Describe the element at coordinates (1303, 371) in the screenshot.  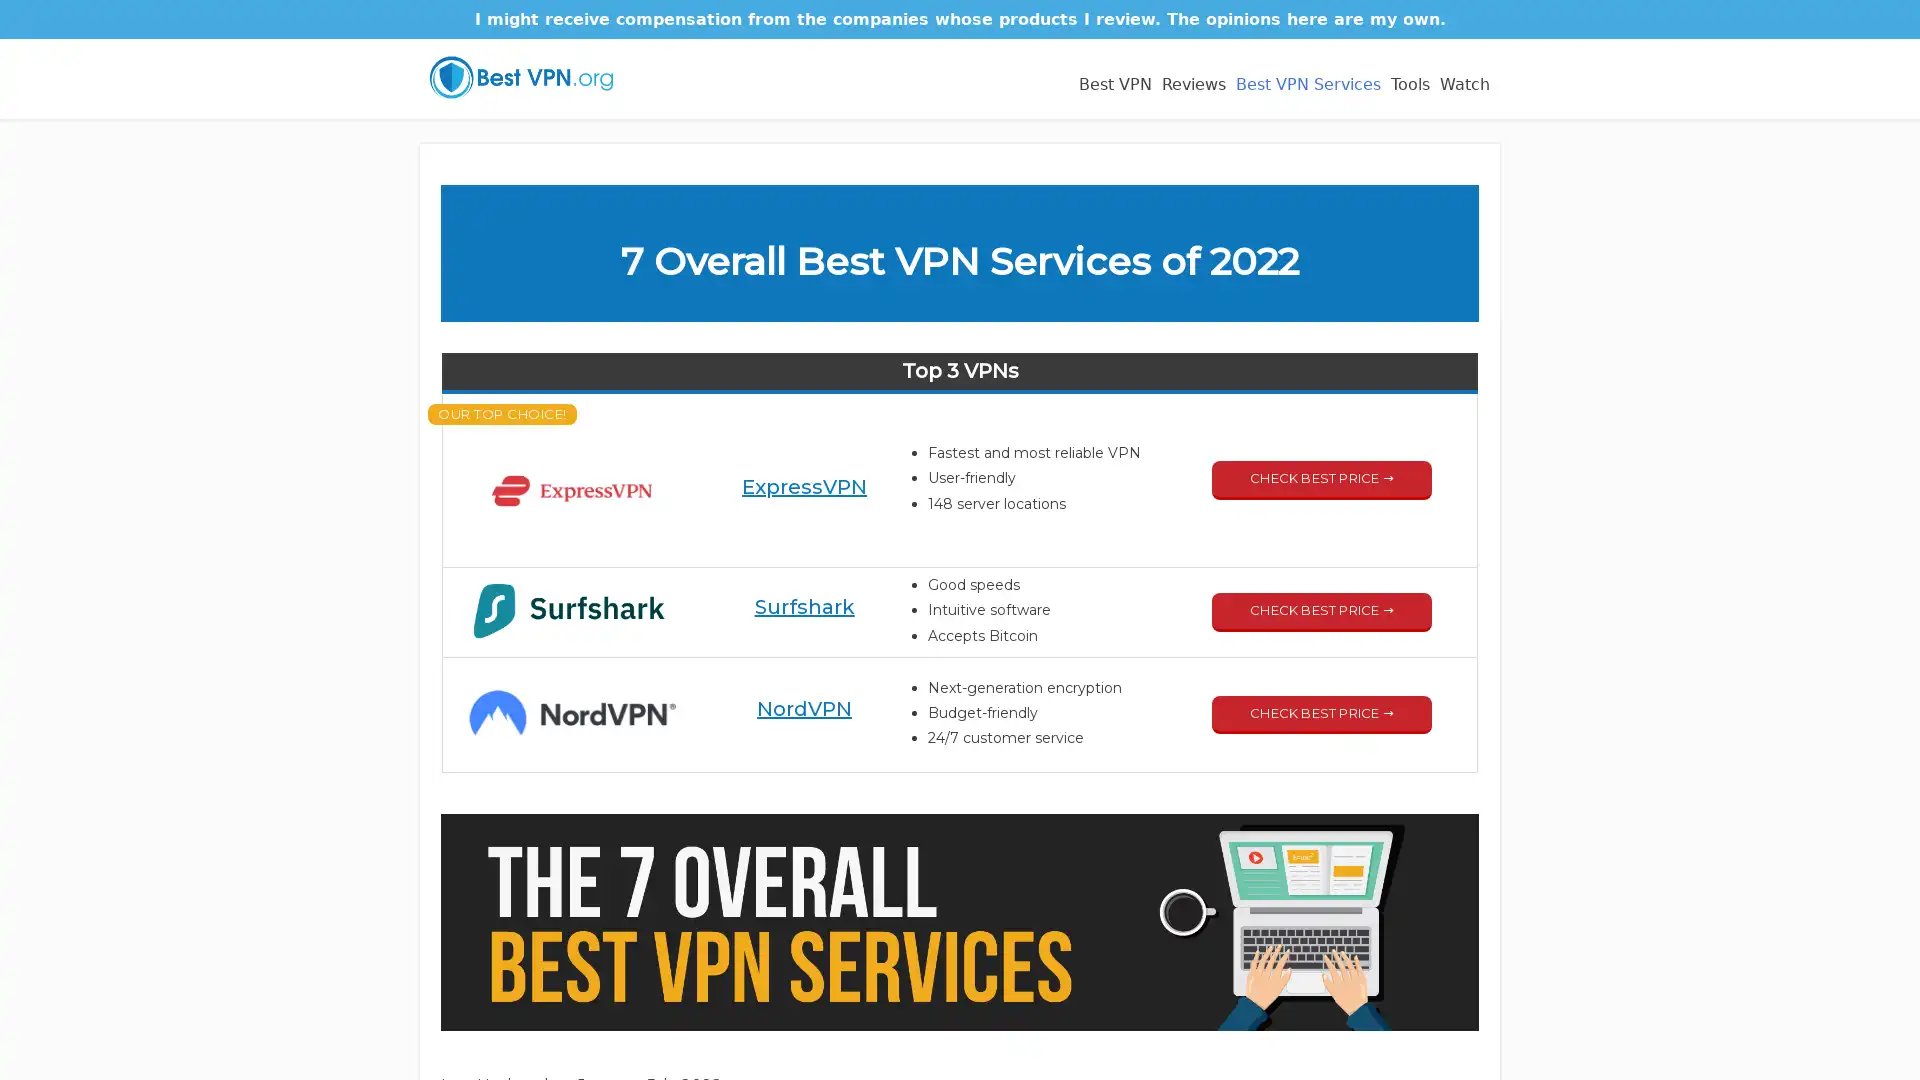
I see `Close` at that location.